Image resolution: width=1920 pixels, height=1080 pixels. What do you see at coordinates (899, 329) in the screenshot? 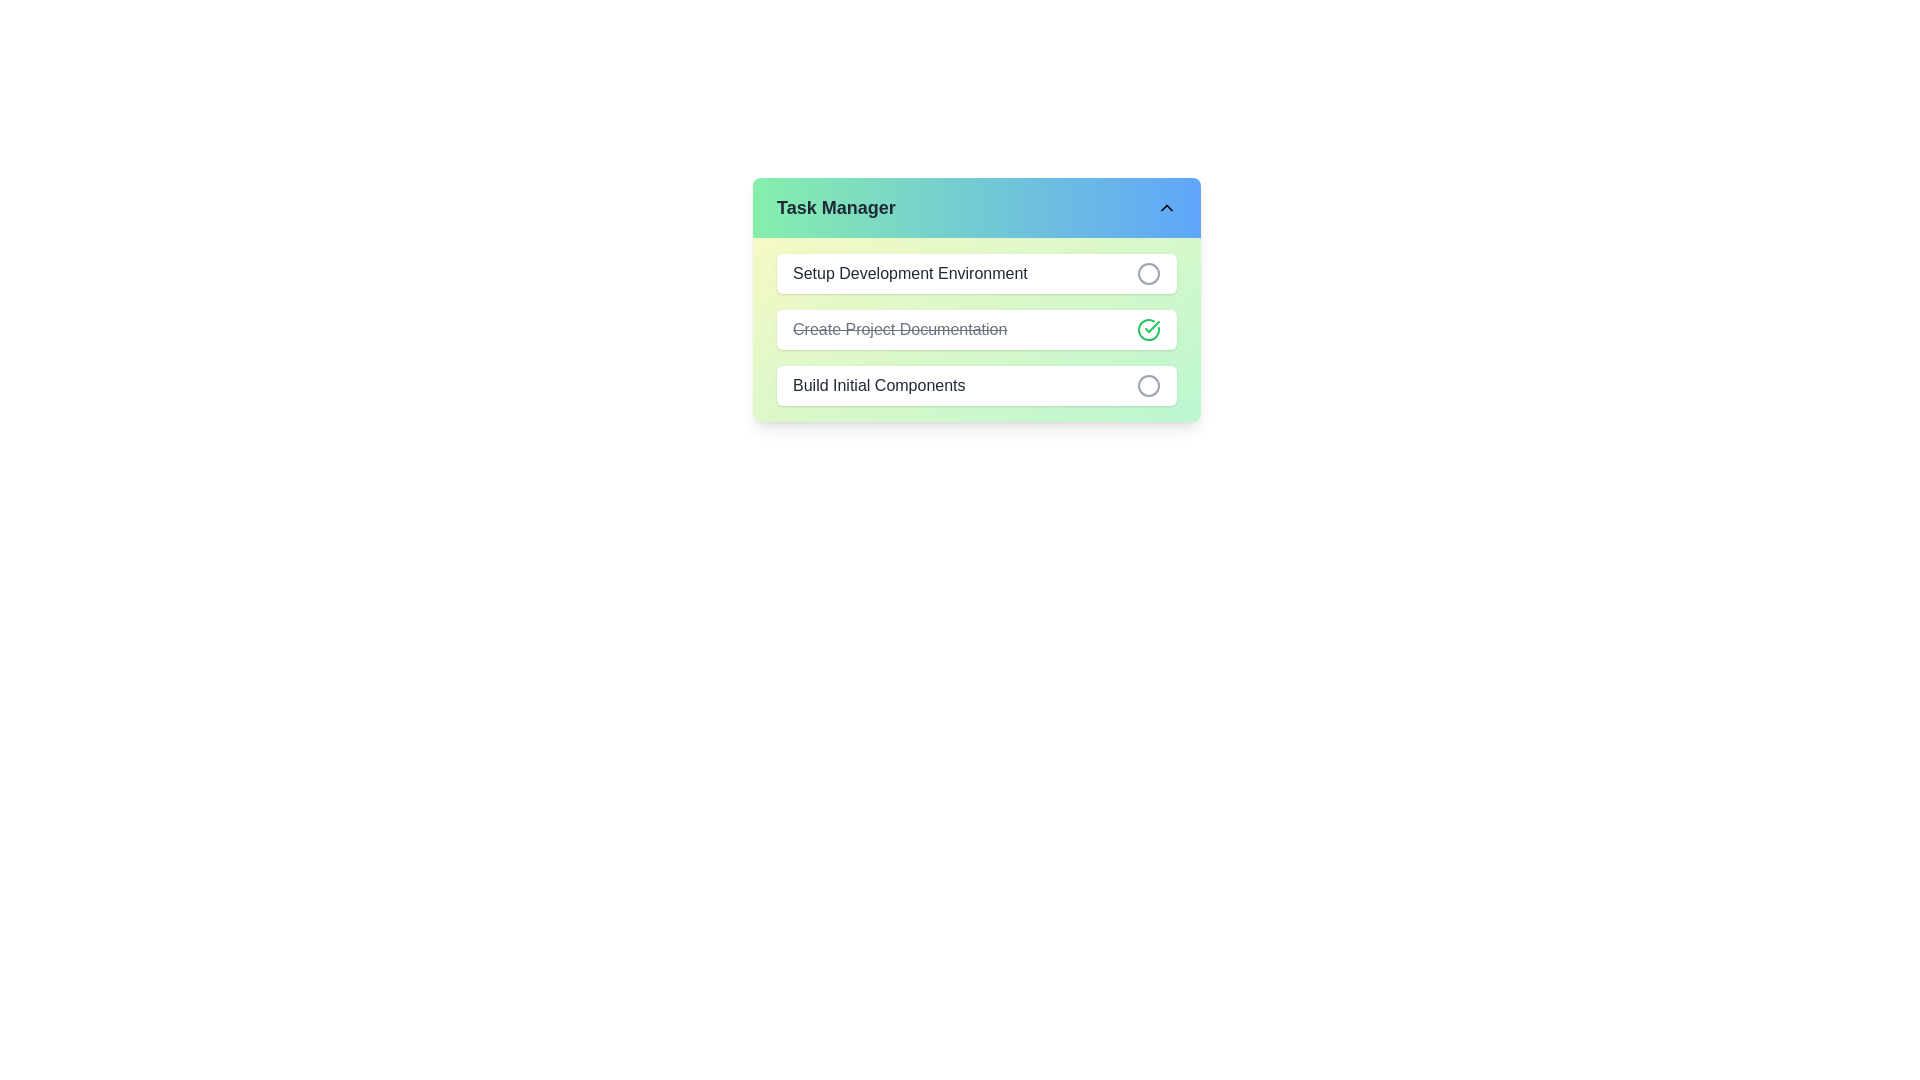
I see `the task name Create Project Documentation to focus or select its text` at bounding box center [899, 329].